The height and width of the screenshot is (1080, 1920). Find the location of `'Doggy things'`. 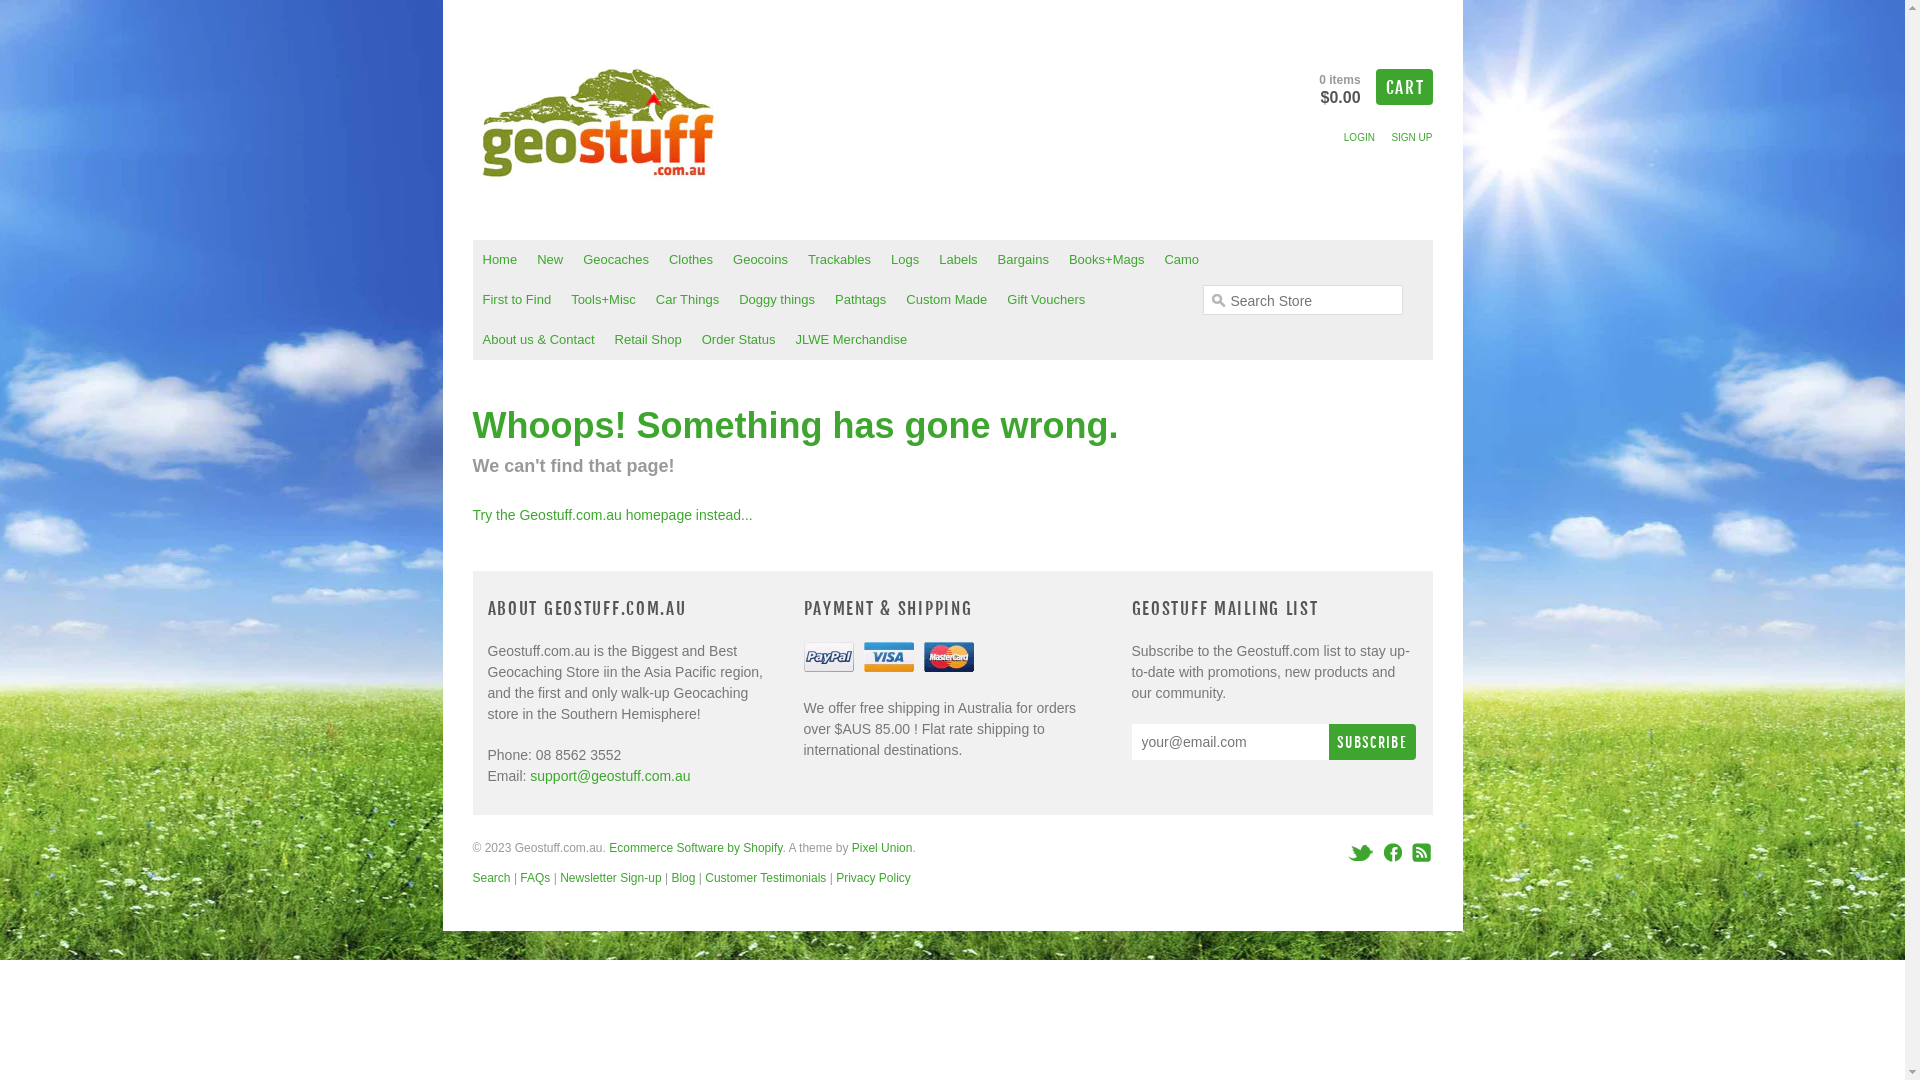

'Doggy things' is located at coordinates (776, 300).